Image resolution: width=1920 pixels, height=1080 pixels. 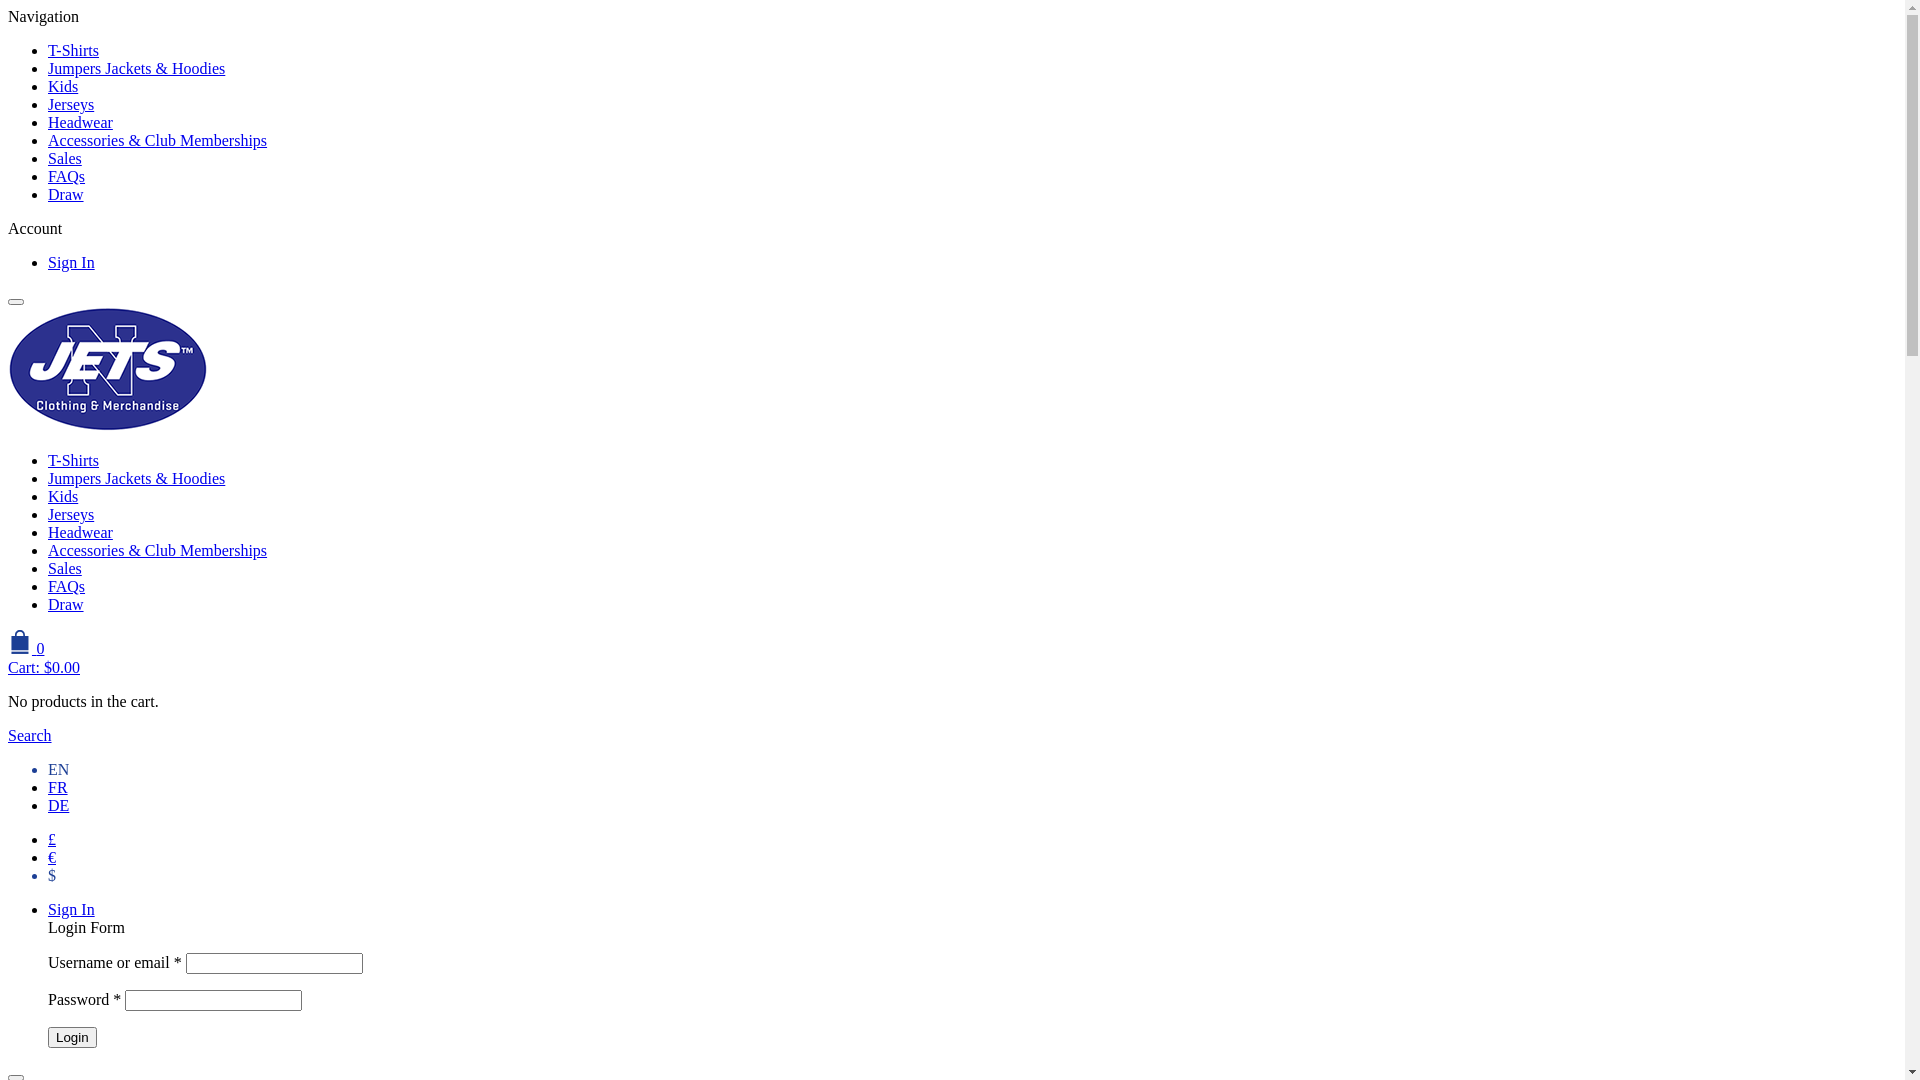 What do you see at coordinates (156, 550) in the screenshot?
I see `'Accessories & Club Memberships'` at bounding box center [156, 550].